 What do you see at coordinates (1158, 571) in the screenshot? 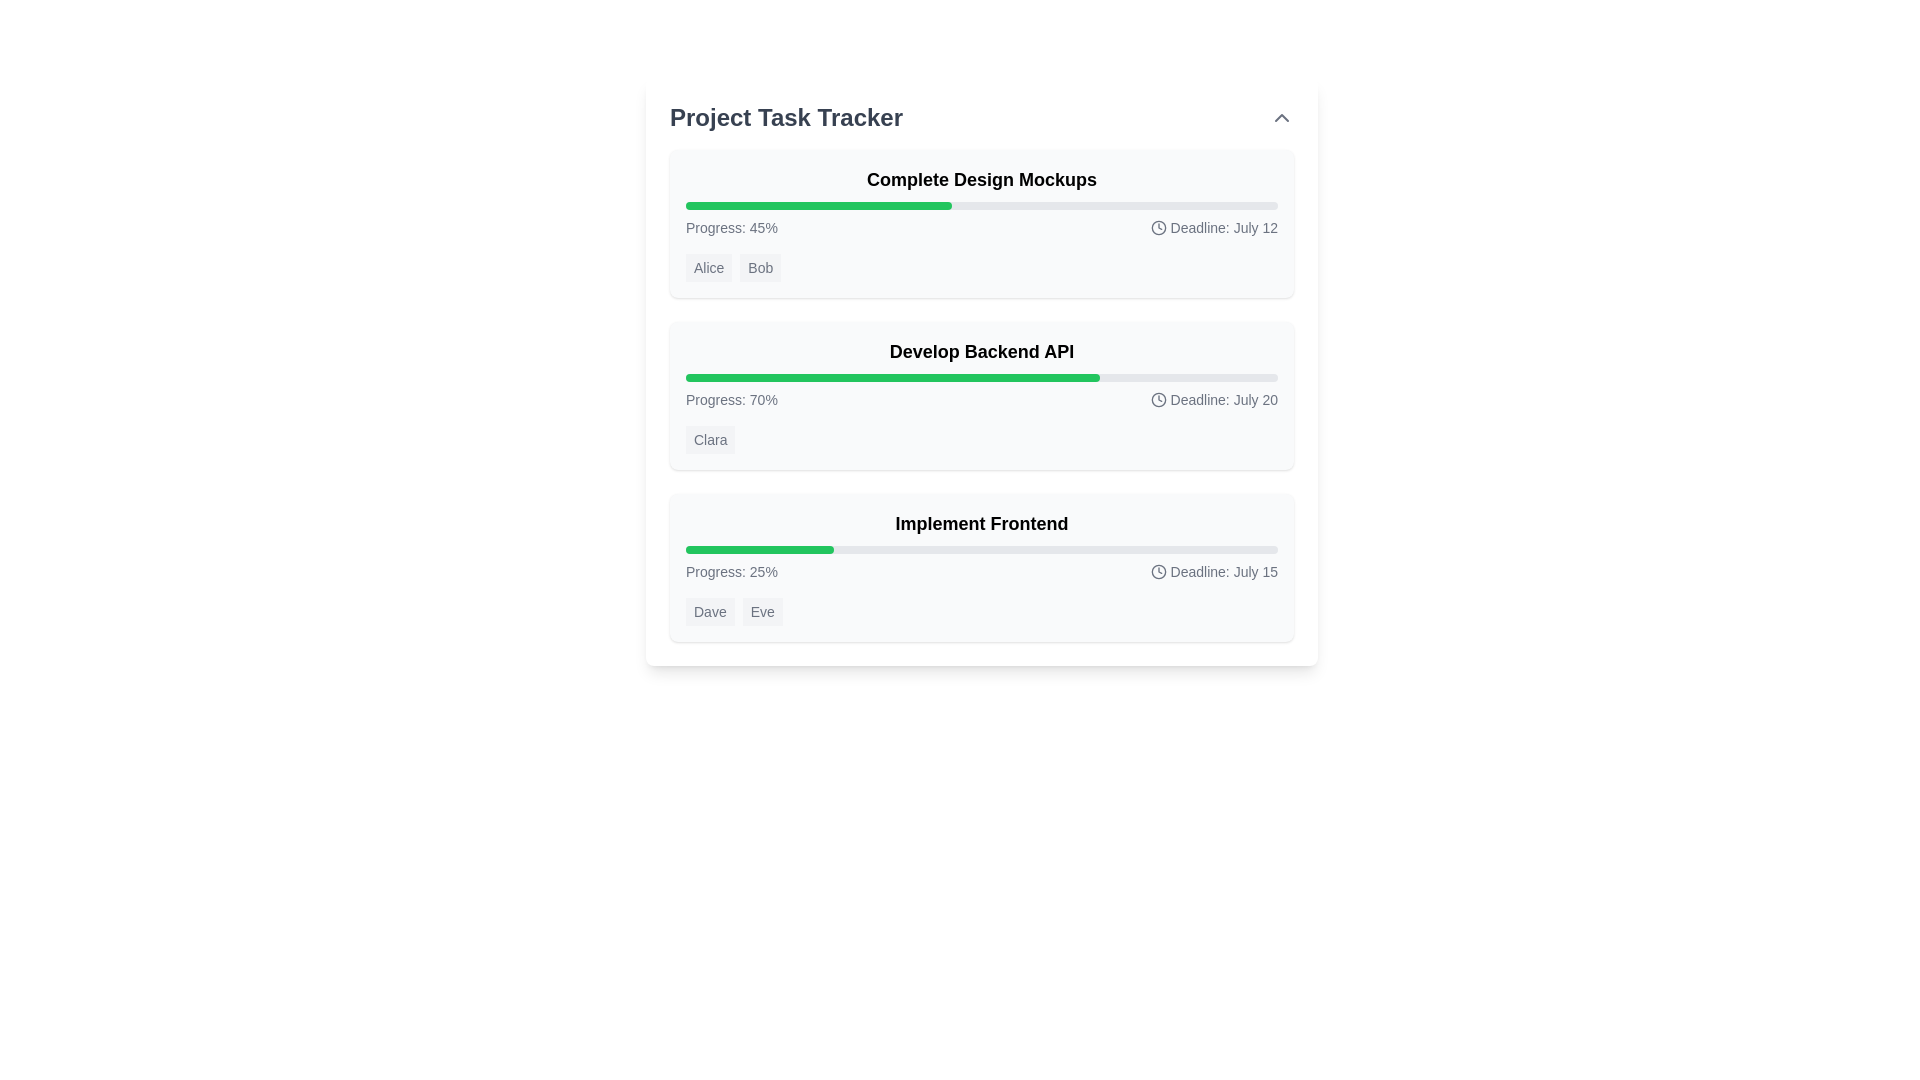
I see `the deadline icon located on the far-right side of the 'Implement Frontend' task section, aligned with the text 'Deadline: July 15'` at bounding box center [1158, 571].